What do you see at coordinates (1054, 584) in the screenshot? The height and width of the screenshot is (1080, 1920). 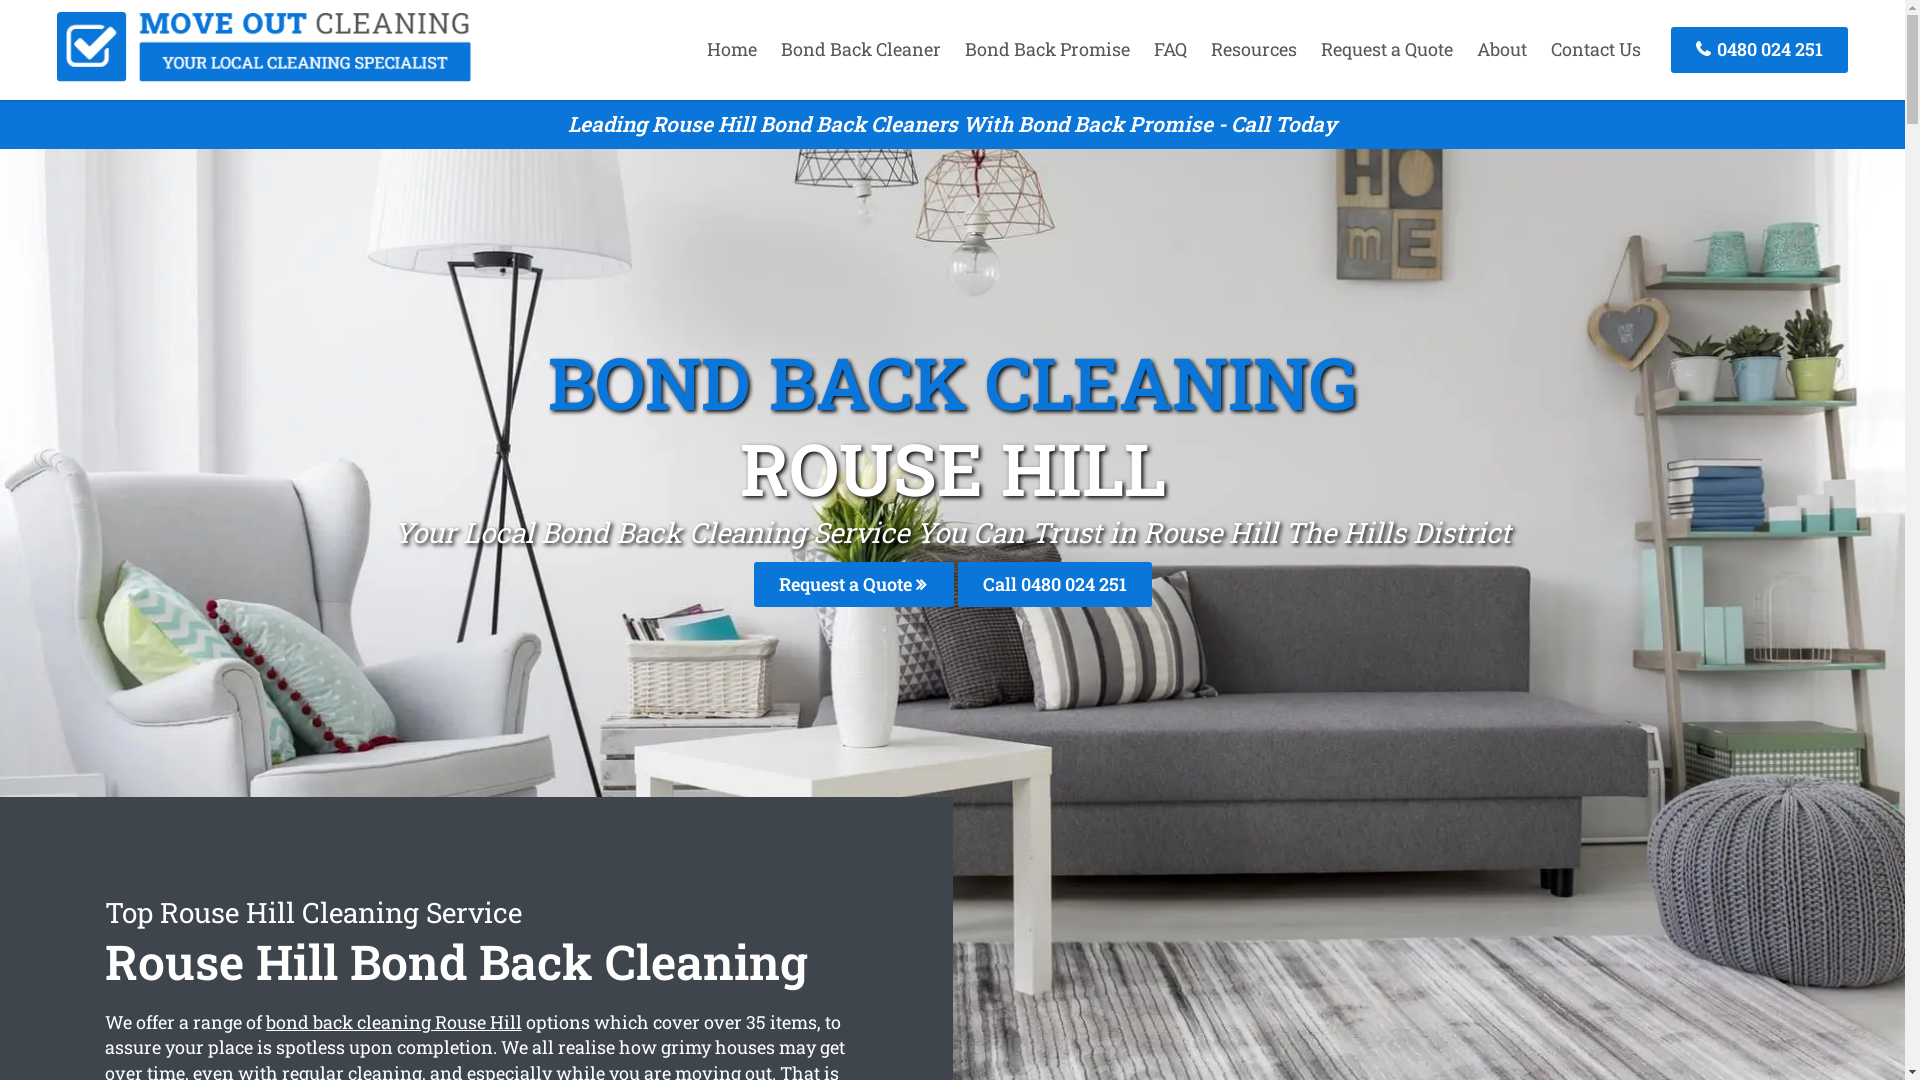 I see `'Call 0480 024 251'` at bounding box center [1054, 584].